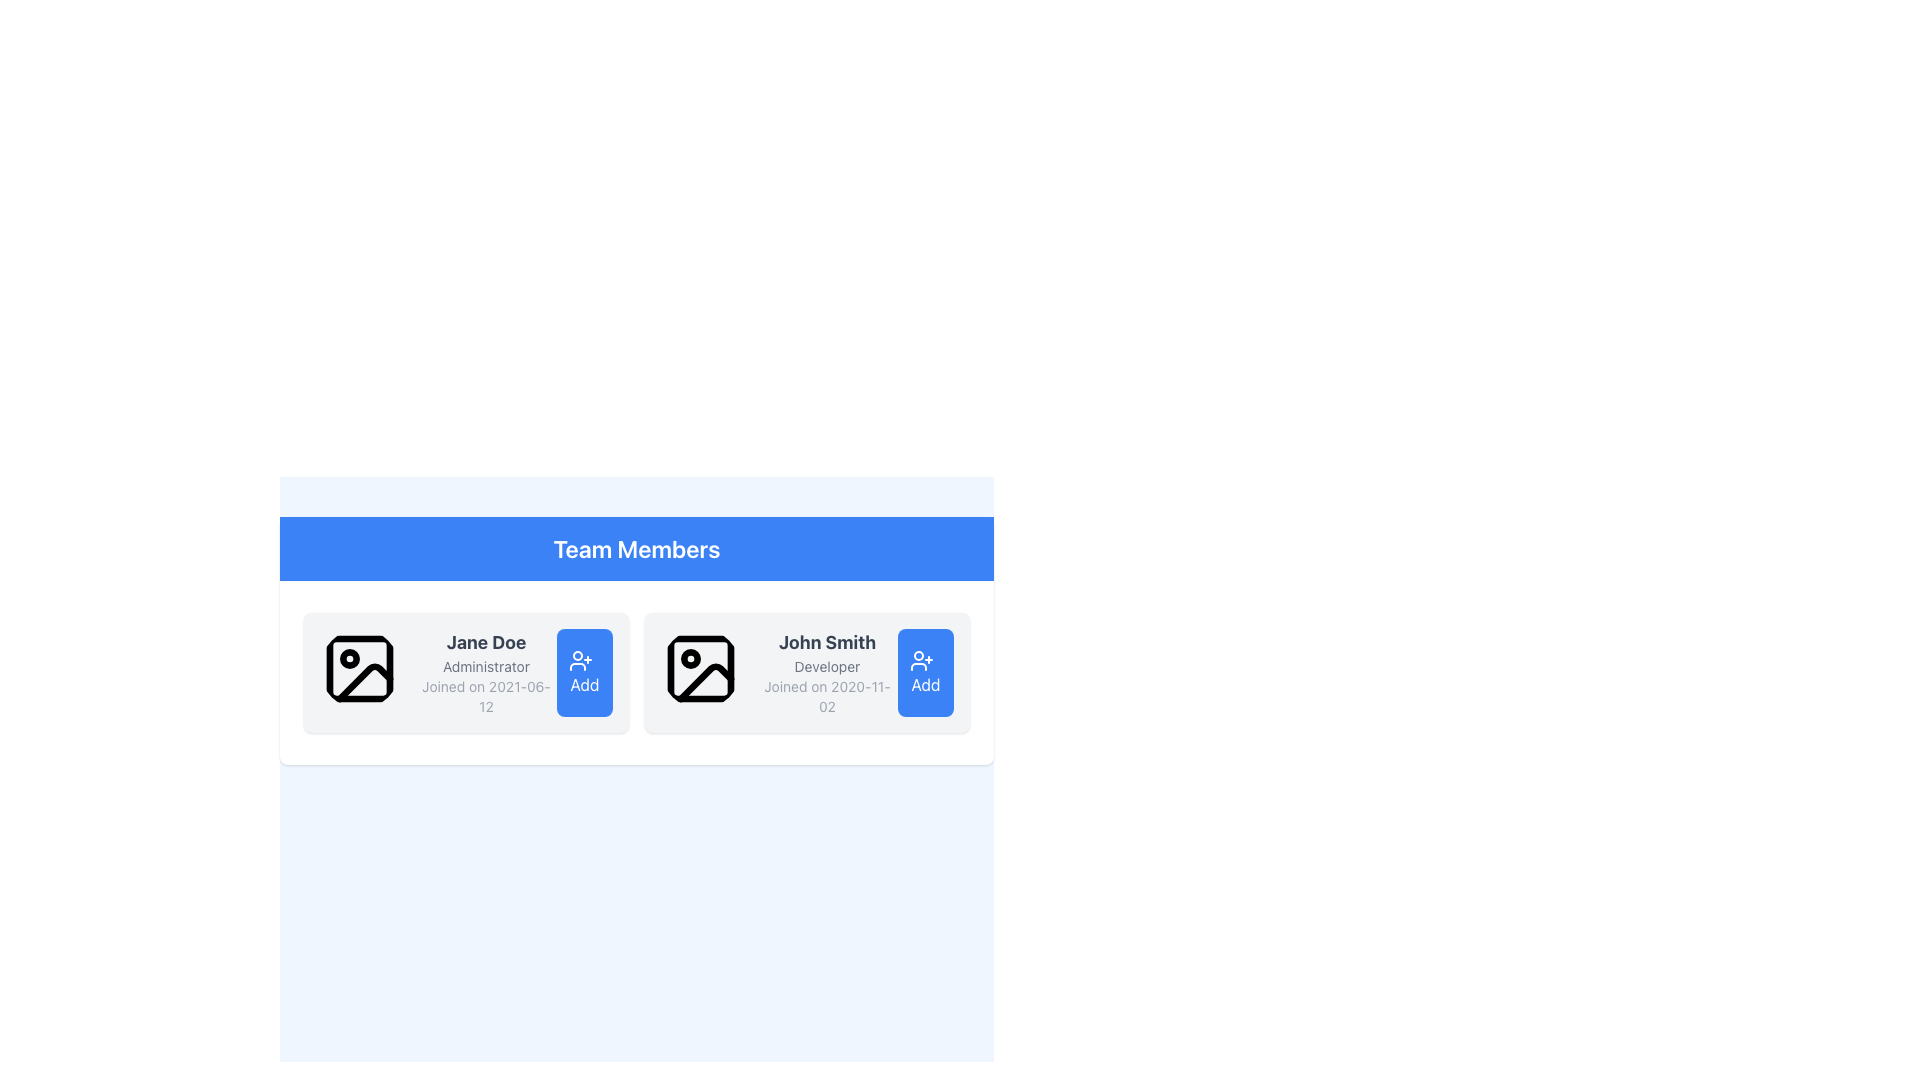  What do you see at coordinates (360, 668) in the screenshot?
I see `the Image Icon representing Jane Doe's profile picture located in the upper-left corner of her profile card` at bounding box center [360, 668].